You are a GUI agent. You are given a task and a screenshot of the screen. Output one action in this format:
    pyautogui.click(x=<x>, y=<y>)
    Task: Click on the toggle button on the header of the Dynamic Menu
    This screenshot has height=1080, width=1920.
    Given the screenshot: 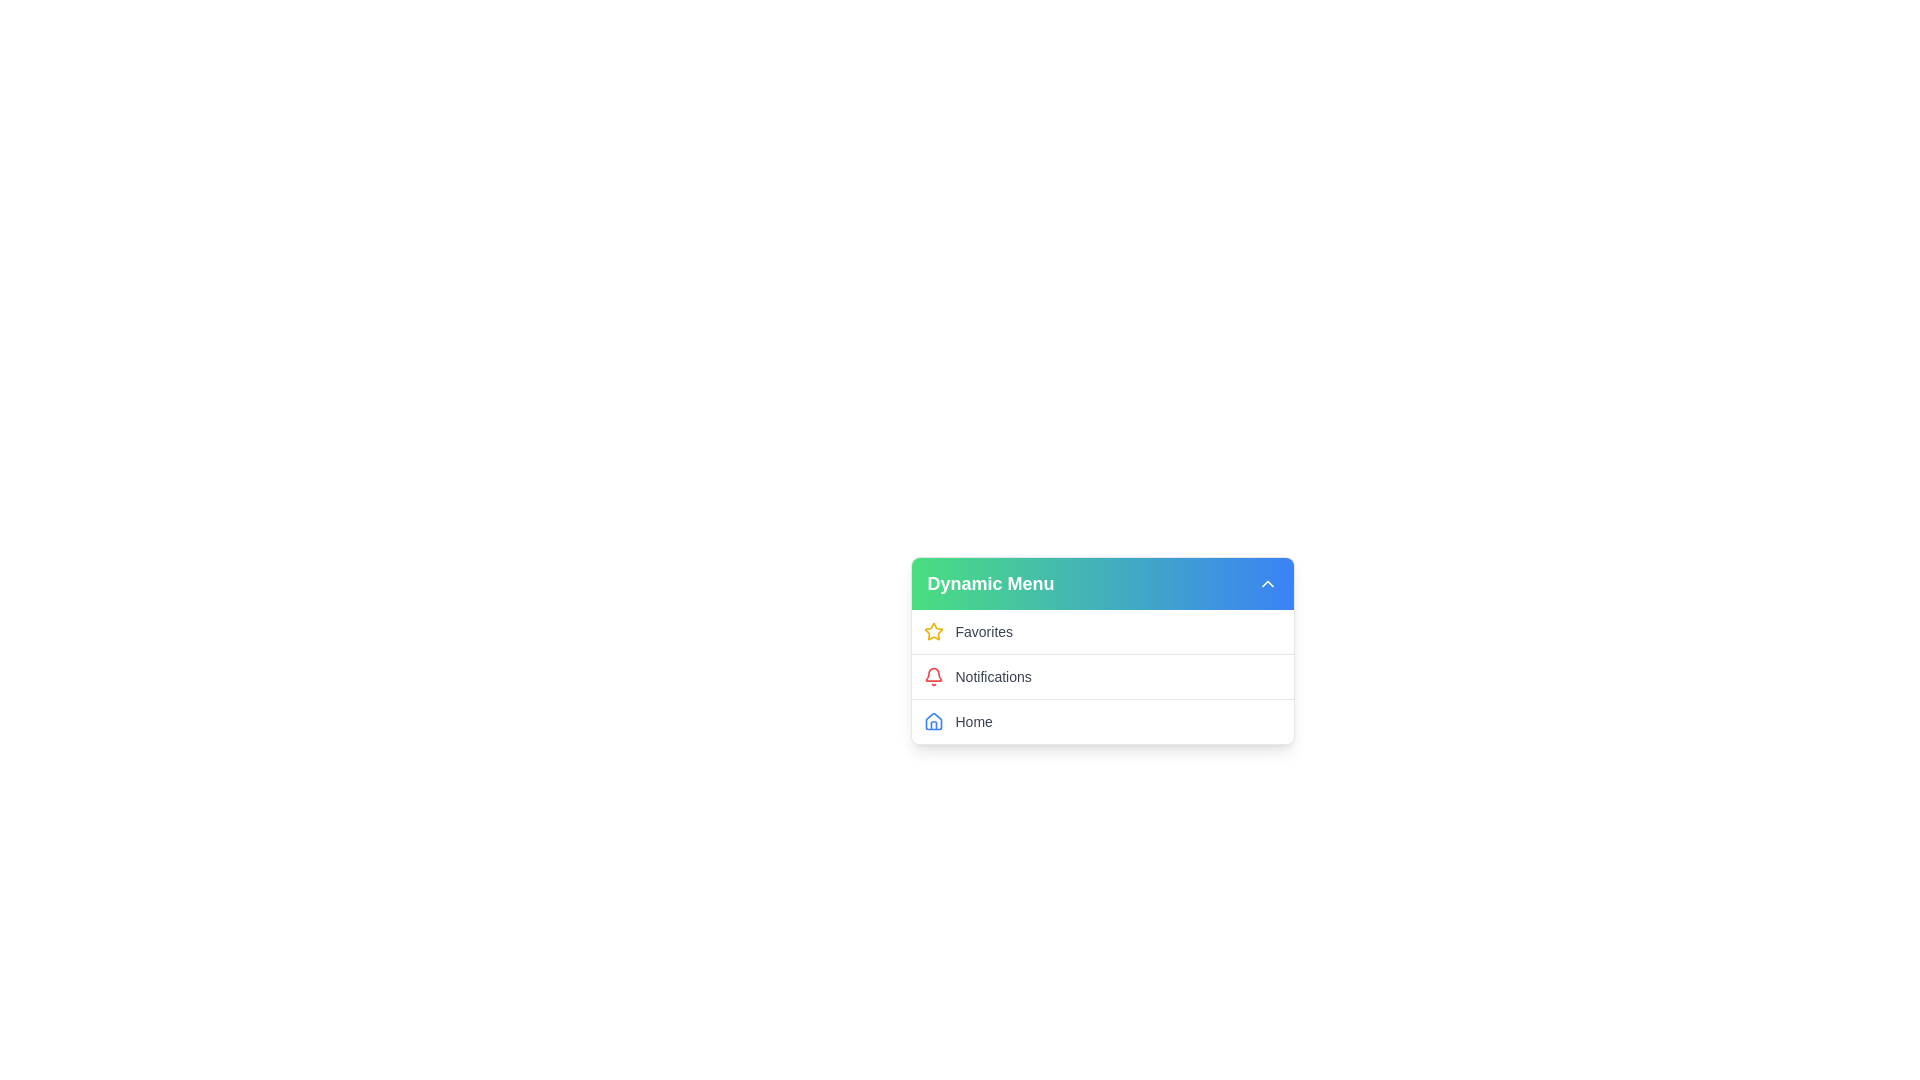 What is the action you would take?
    pyautogui.click(x=1266, y=583)
    